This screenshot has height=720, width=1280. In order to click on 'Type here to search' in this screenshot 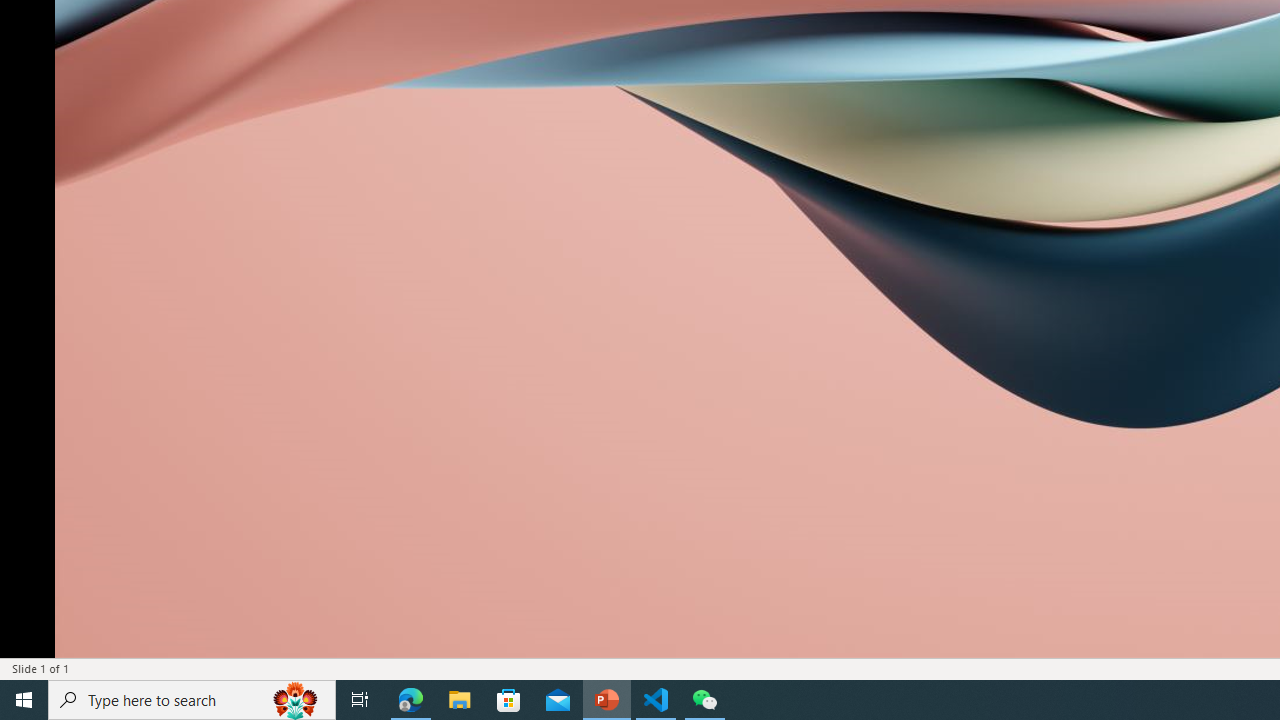, I will do `click(192, 698)`.